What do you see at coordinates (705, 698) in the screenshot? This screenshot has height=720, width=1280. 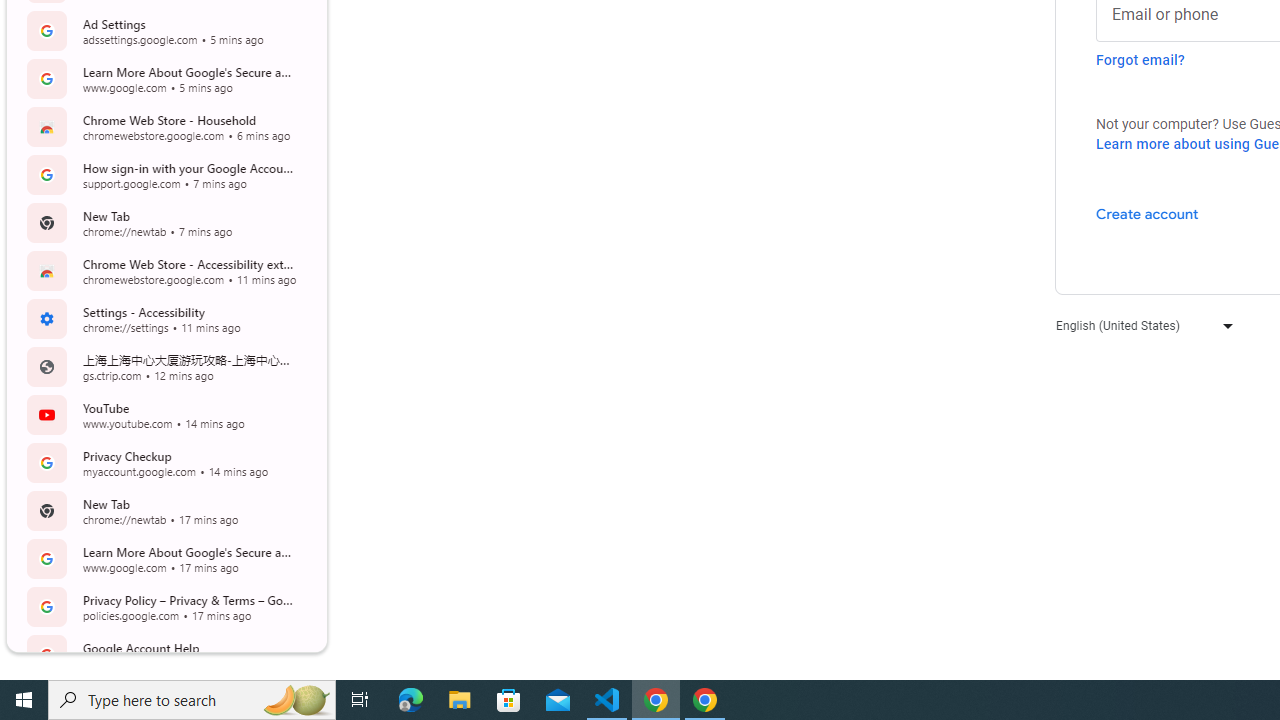 I see `'Google Chrome - 1 running window'` at bounding box center [705, 698].